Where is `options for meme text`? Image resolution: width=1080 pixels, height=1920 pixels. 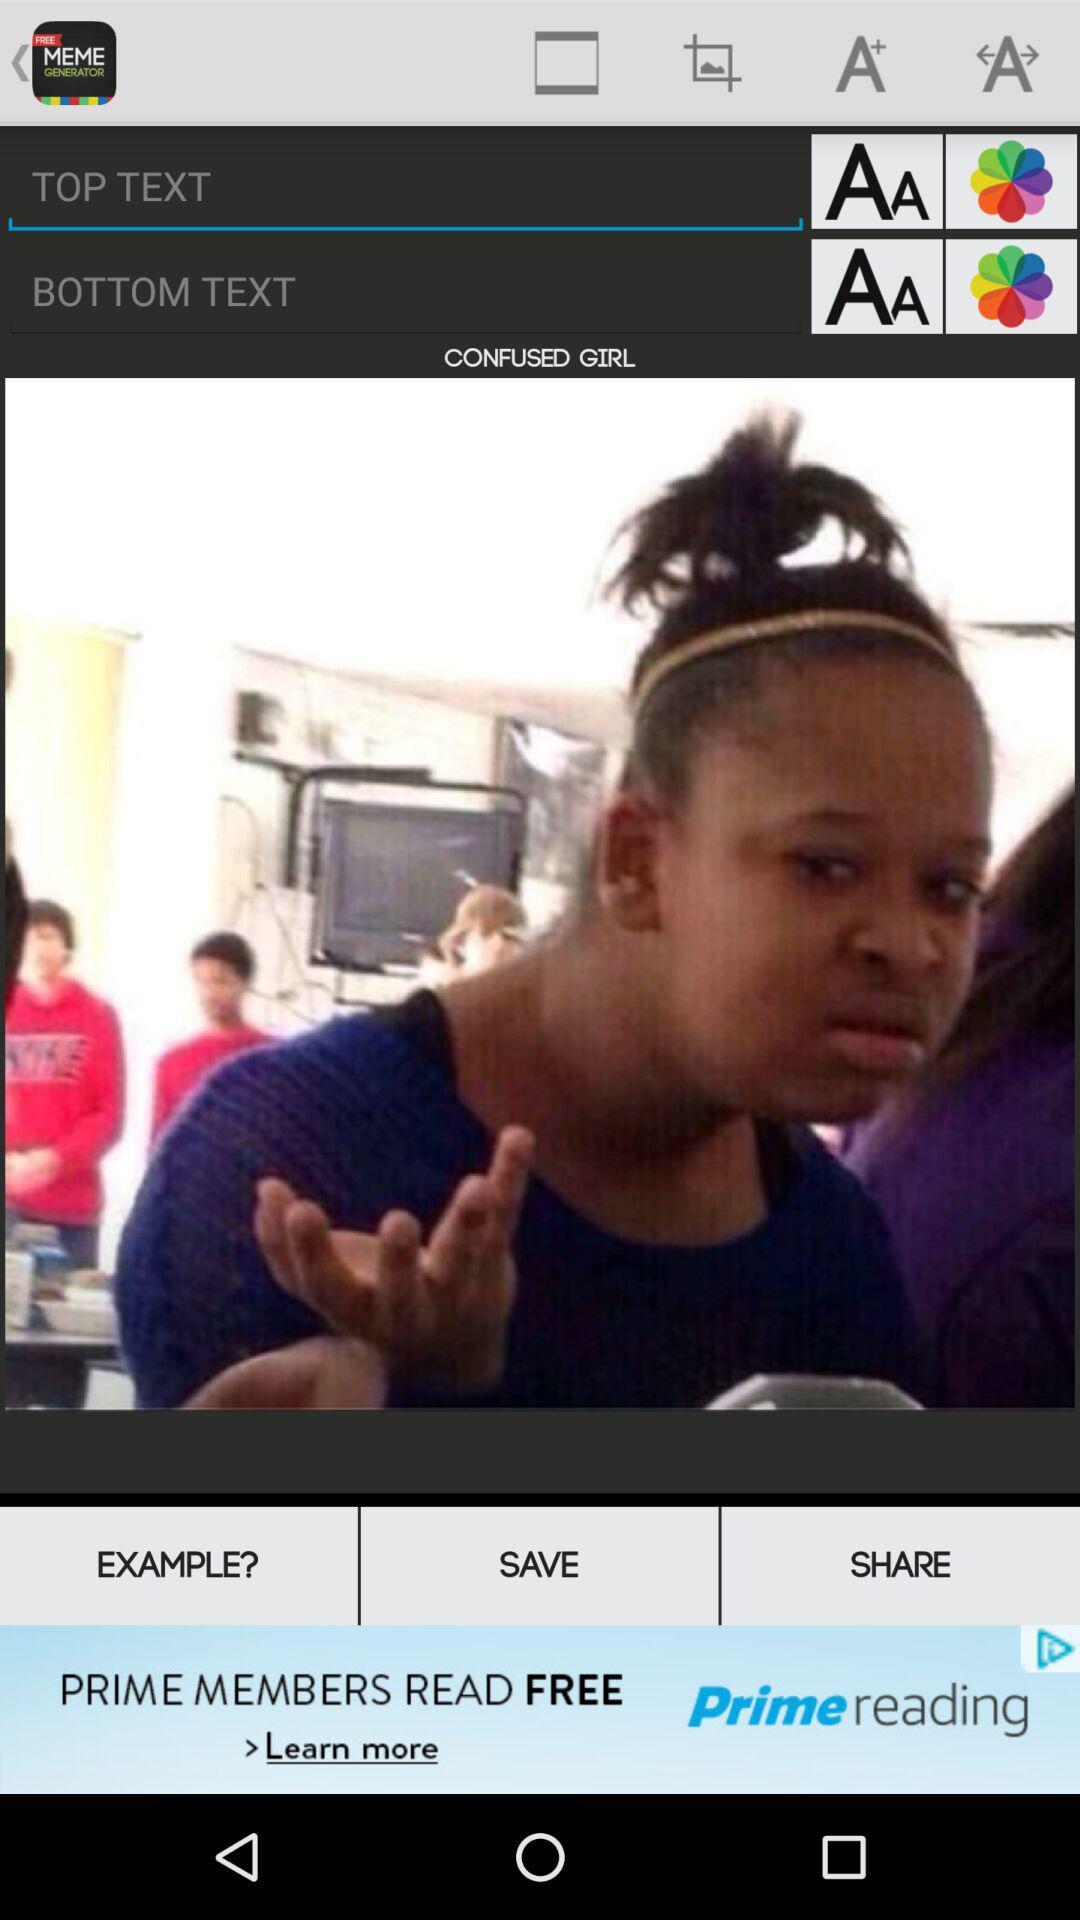 options for meme text is located at coordinates (876, 181).